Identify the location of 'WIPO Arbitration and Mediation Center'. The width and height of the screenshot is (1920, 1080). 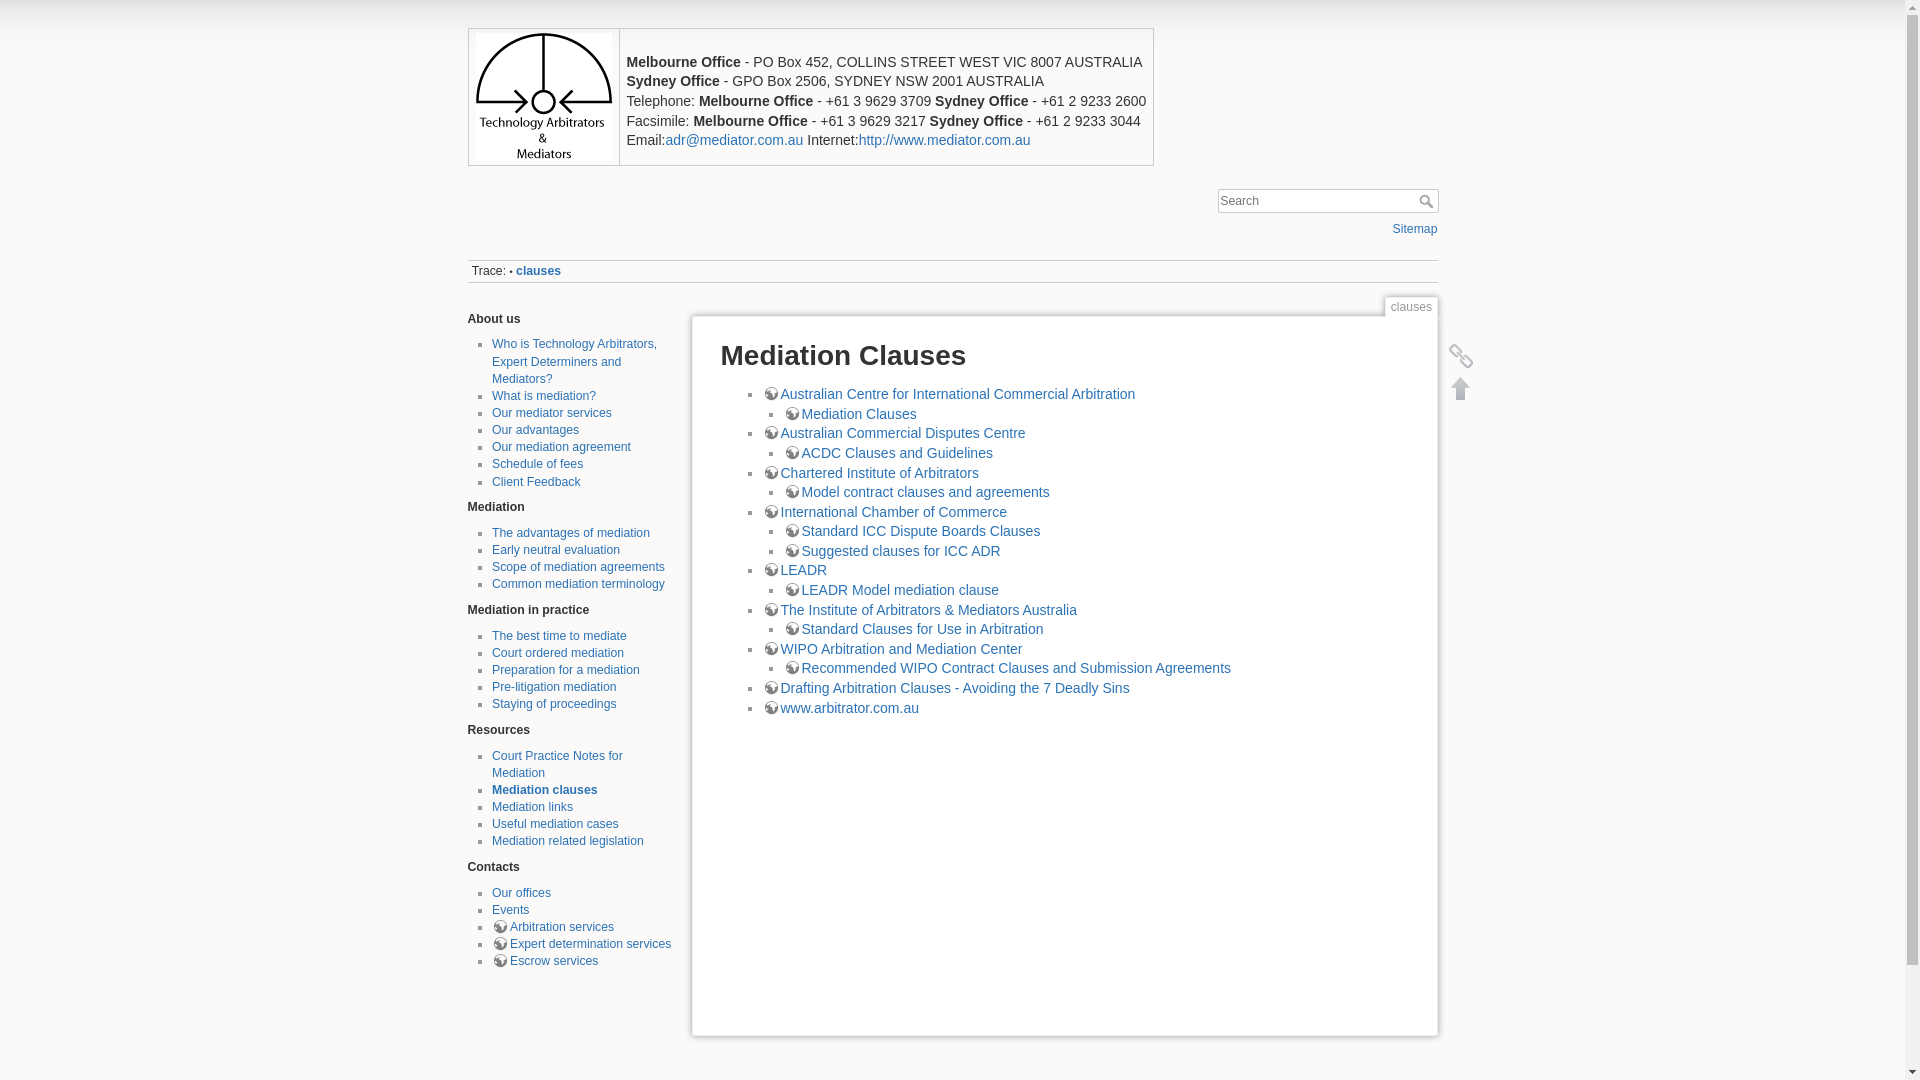
(891, 648).